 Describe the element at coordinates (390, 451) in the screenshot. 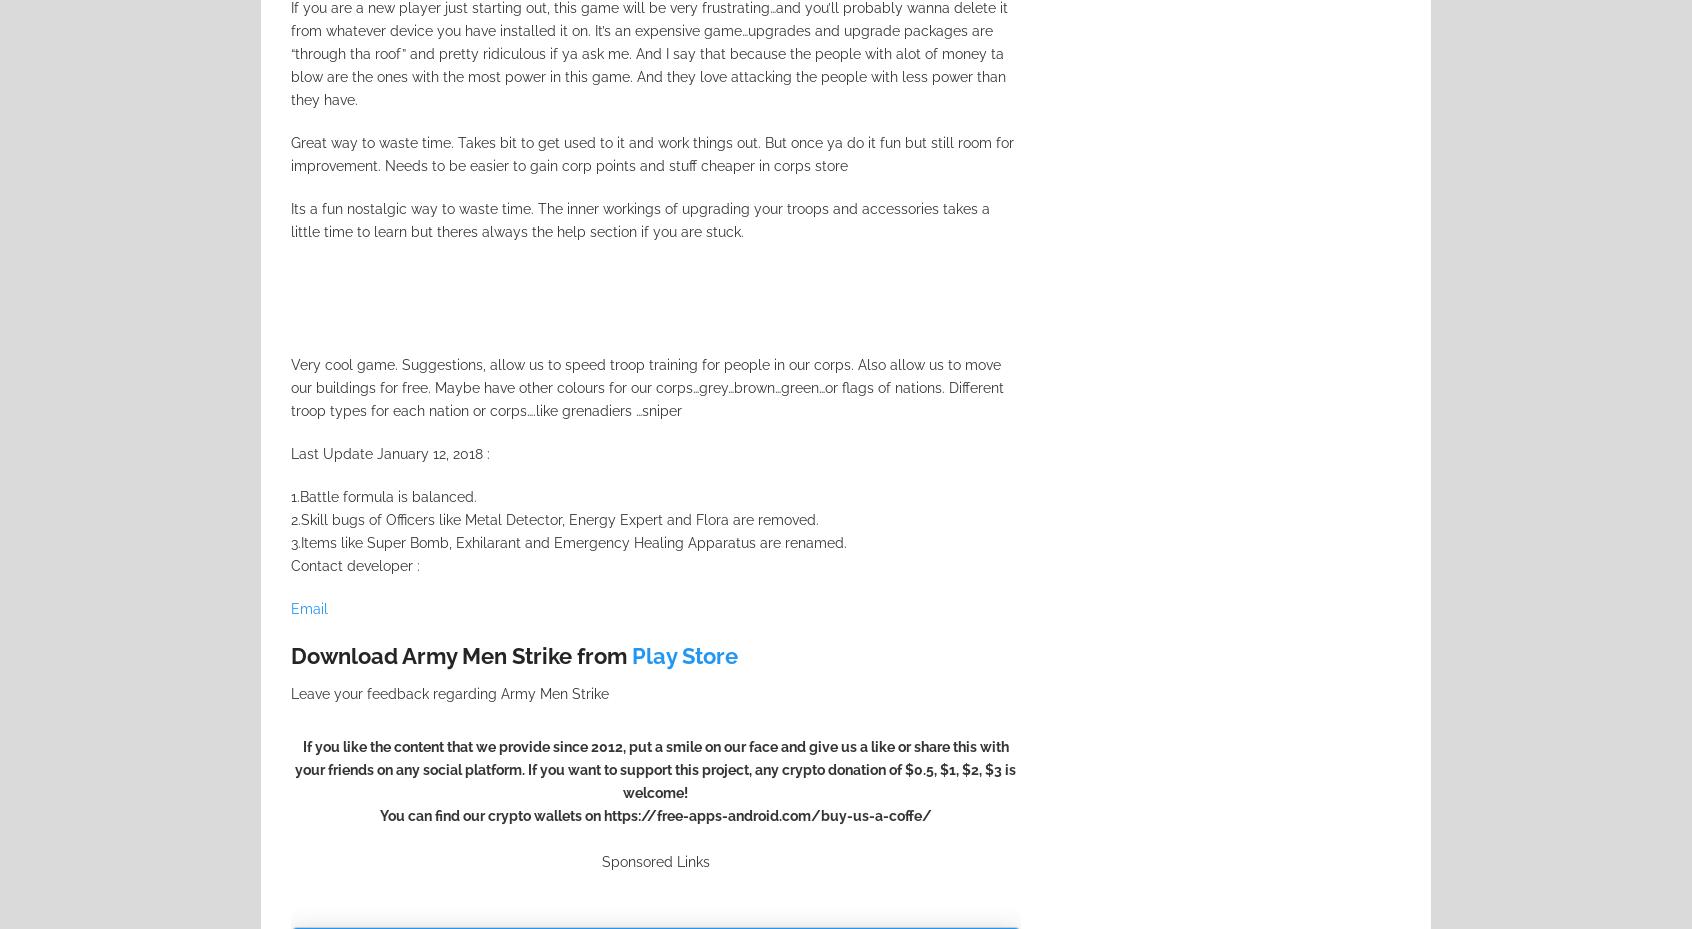

I see `'Last Update January 12, 2018 :'` at that location.